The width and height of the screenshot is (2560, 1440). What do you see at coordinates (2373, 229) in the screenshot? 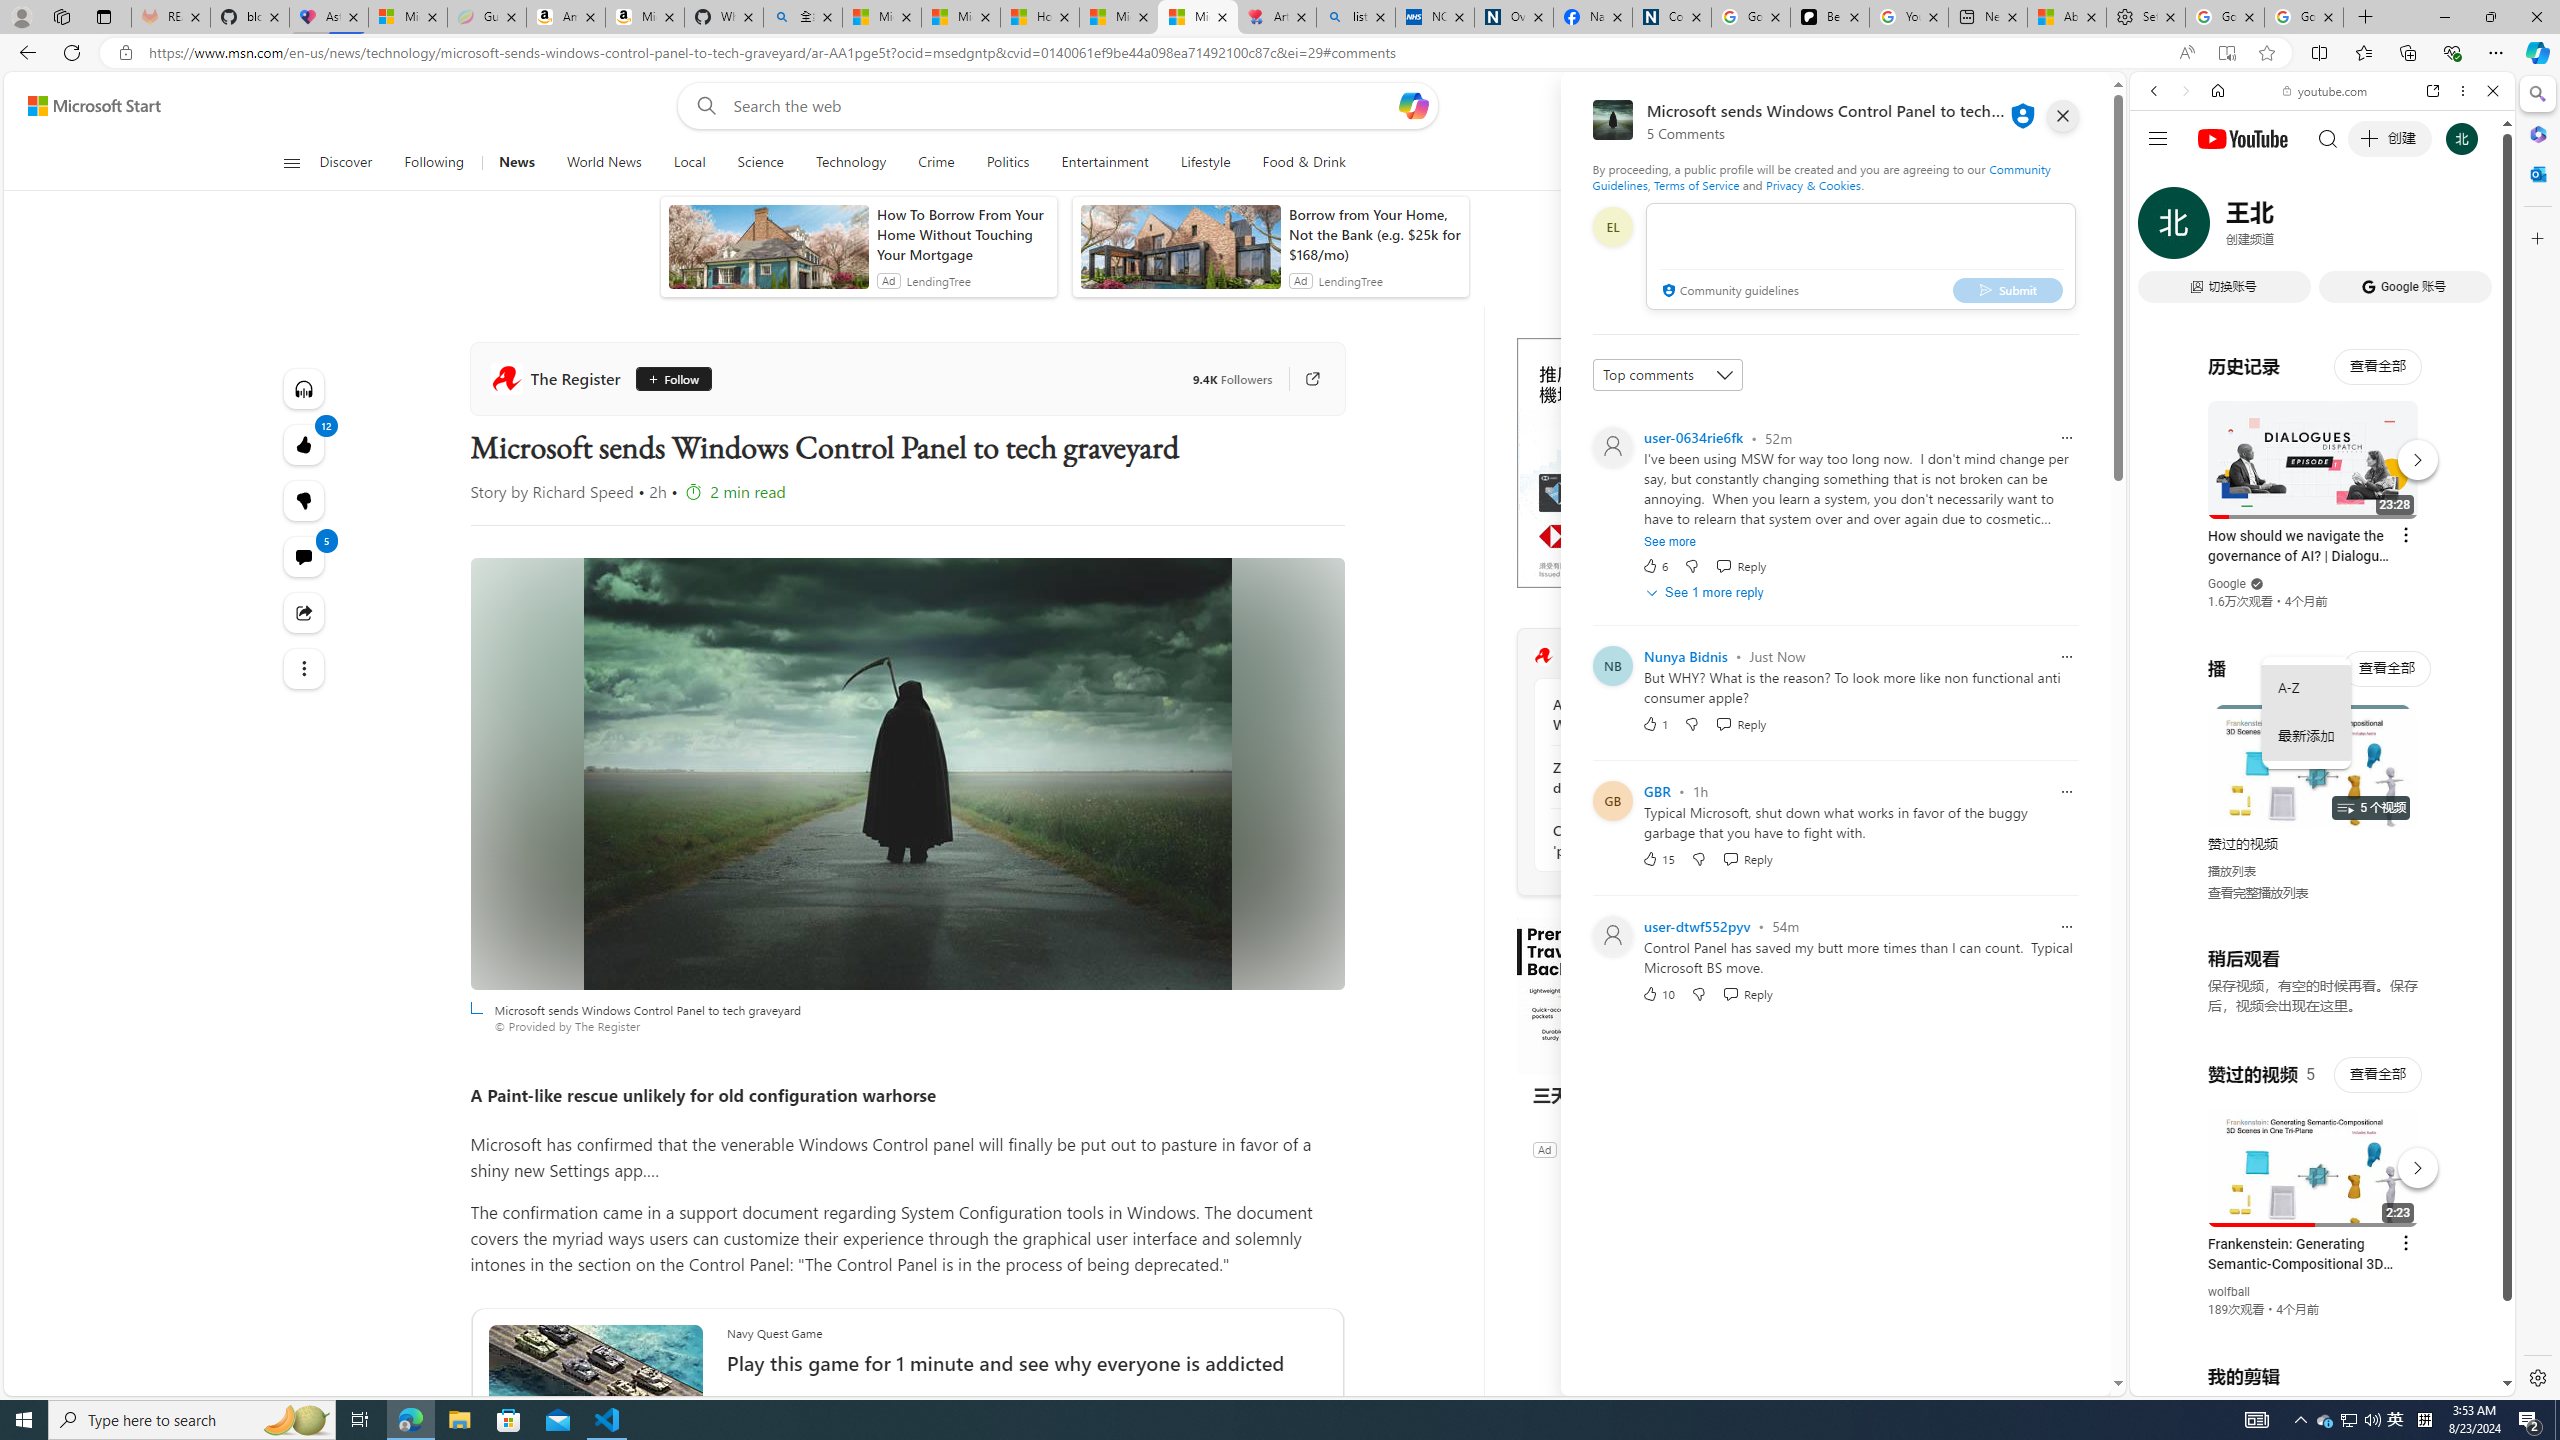
I see `'SEARCH TOOLS'` at bounding box center [2373, 229].